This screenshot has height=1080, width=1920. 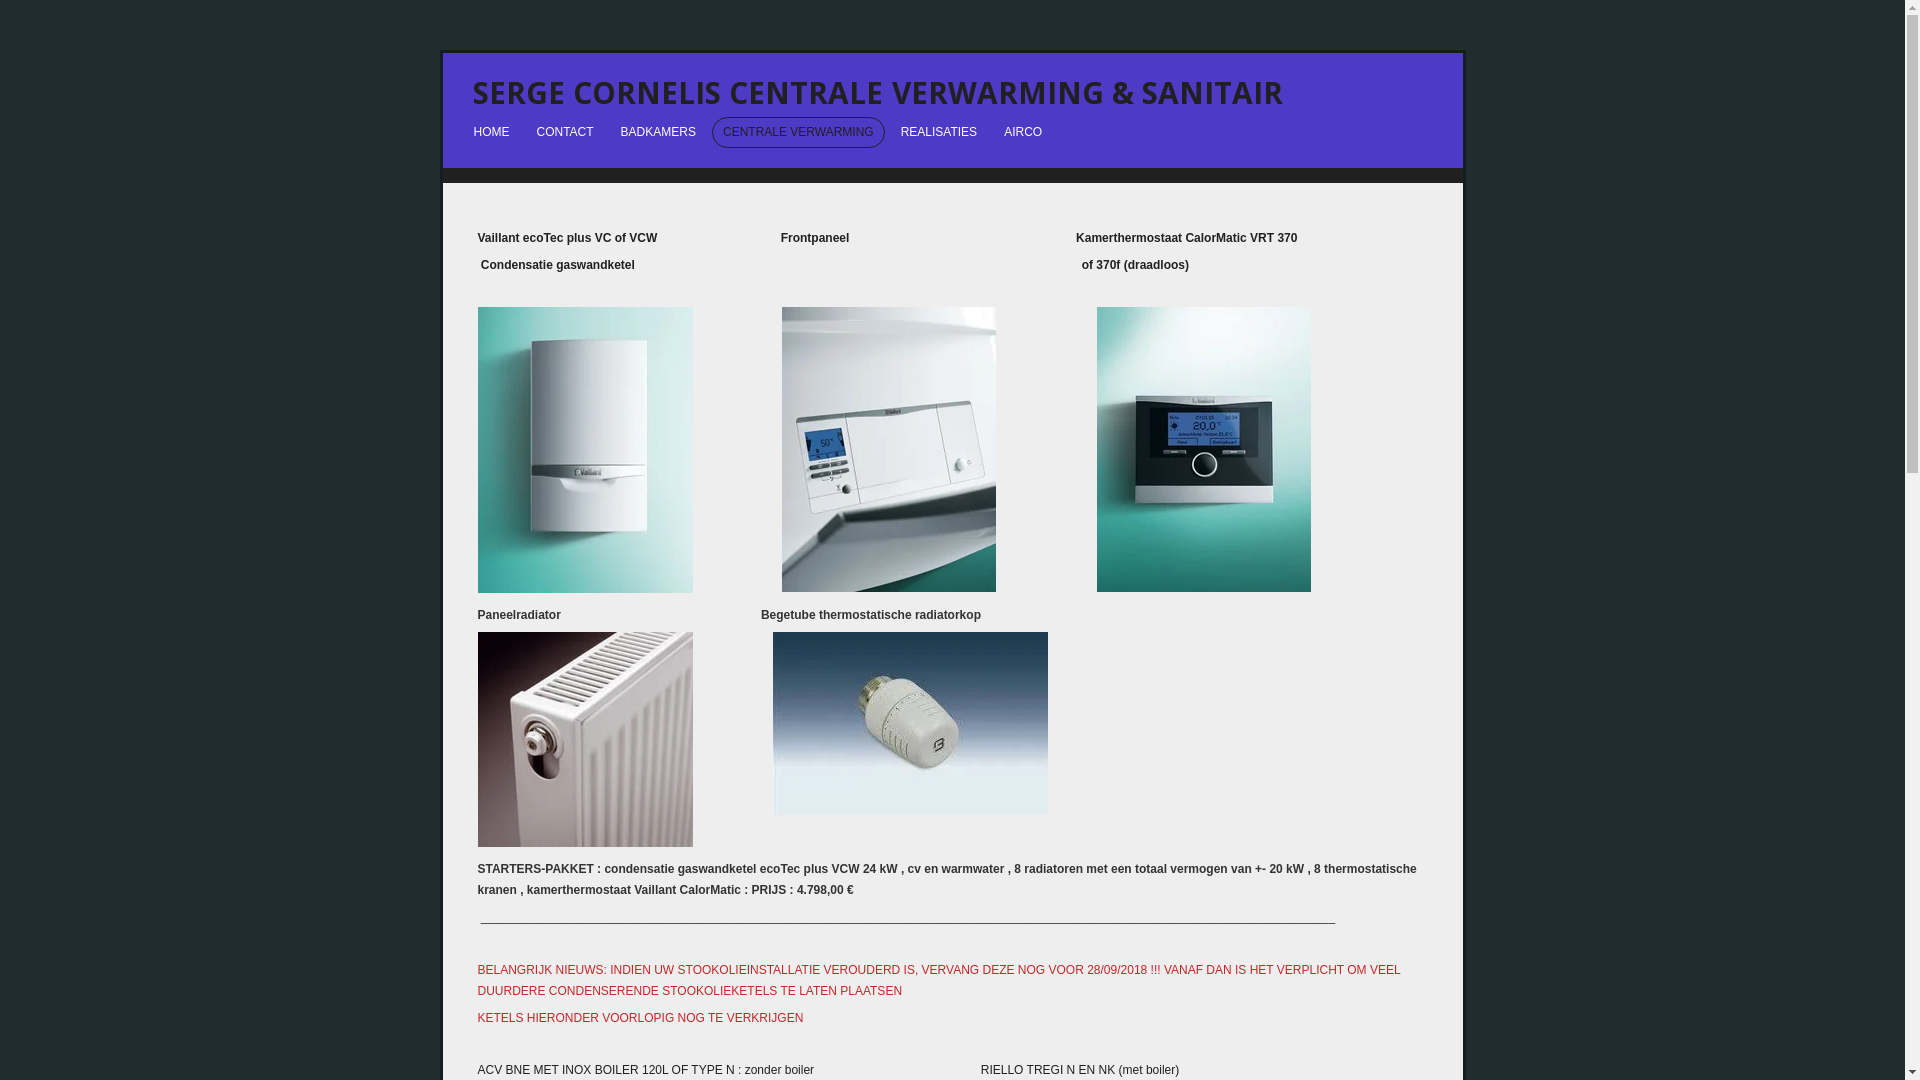 I want to click on 'CONTACT', so click(x=564, y=132).